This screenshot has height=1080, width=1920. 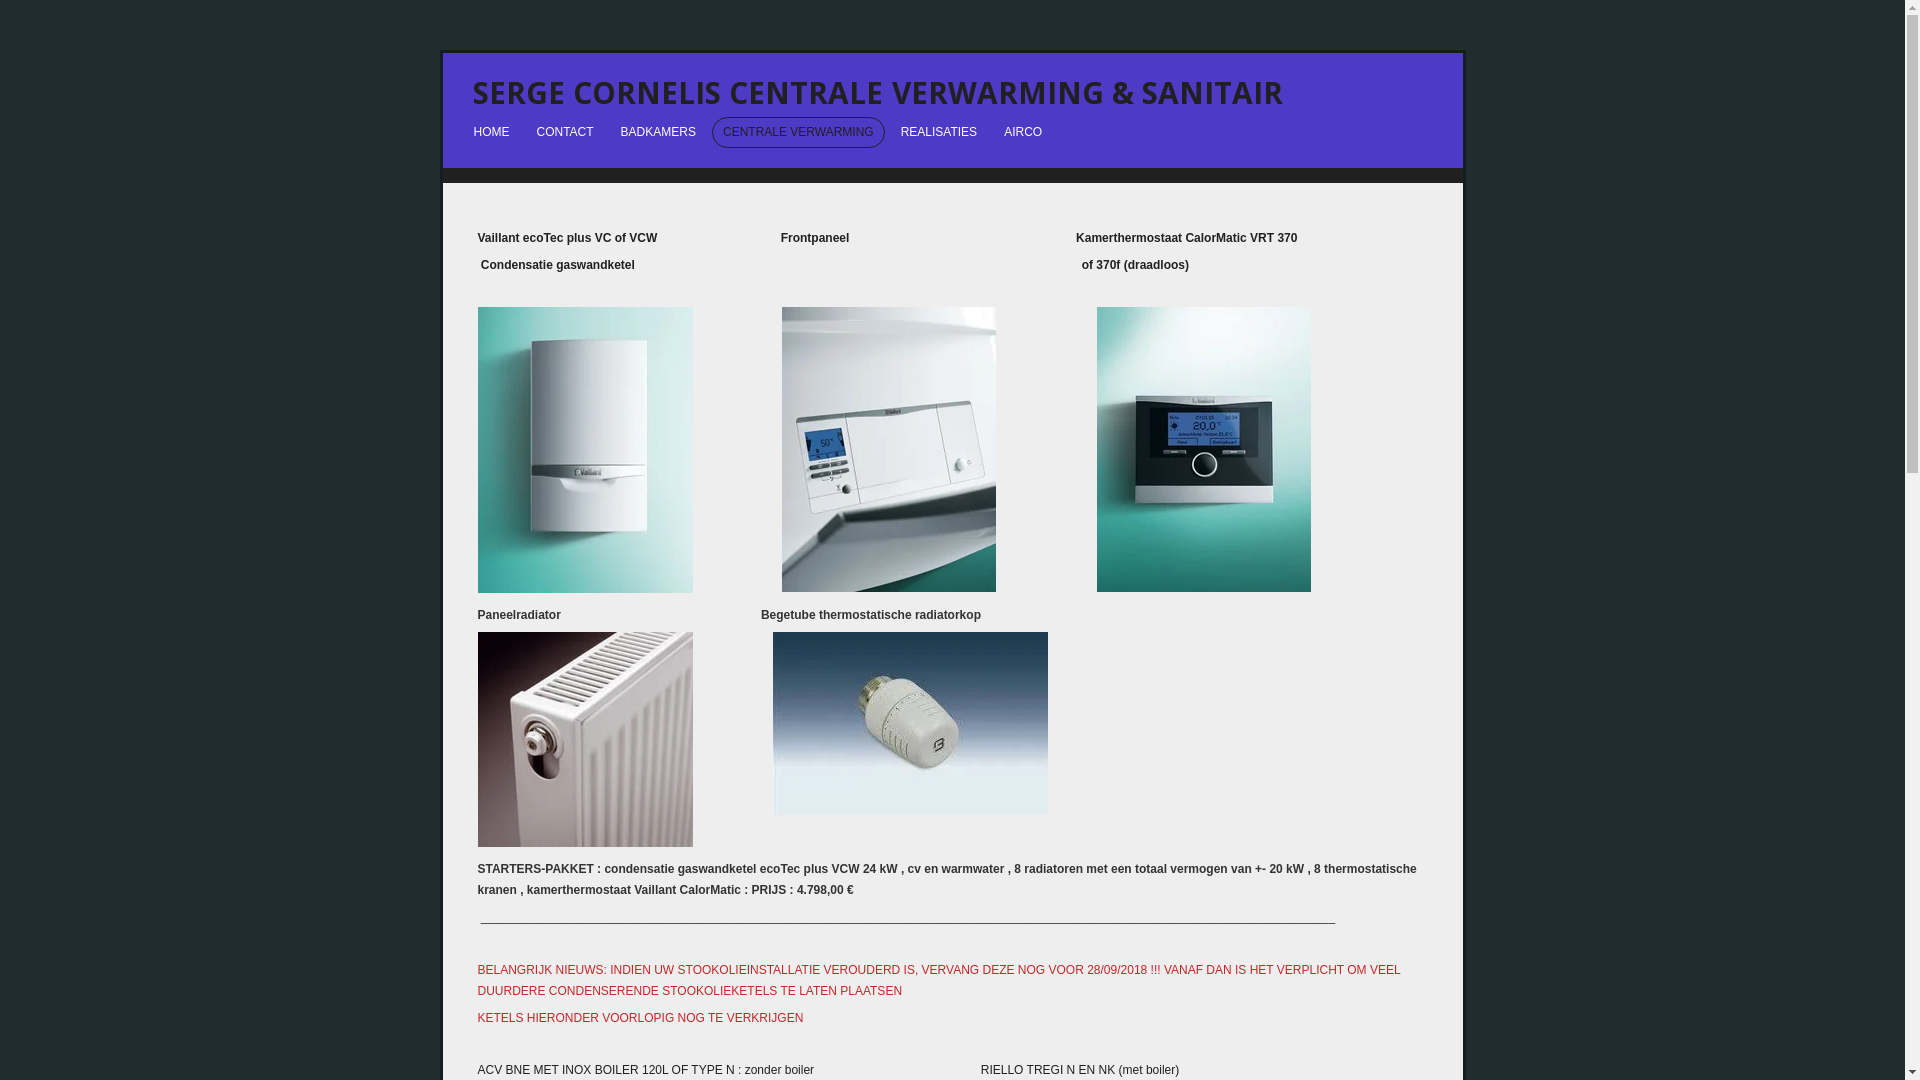 I want to click on 'CONTACT', so click(x=564, y=132).